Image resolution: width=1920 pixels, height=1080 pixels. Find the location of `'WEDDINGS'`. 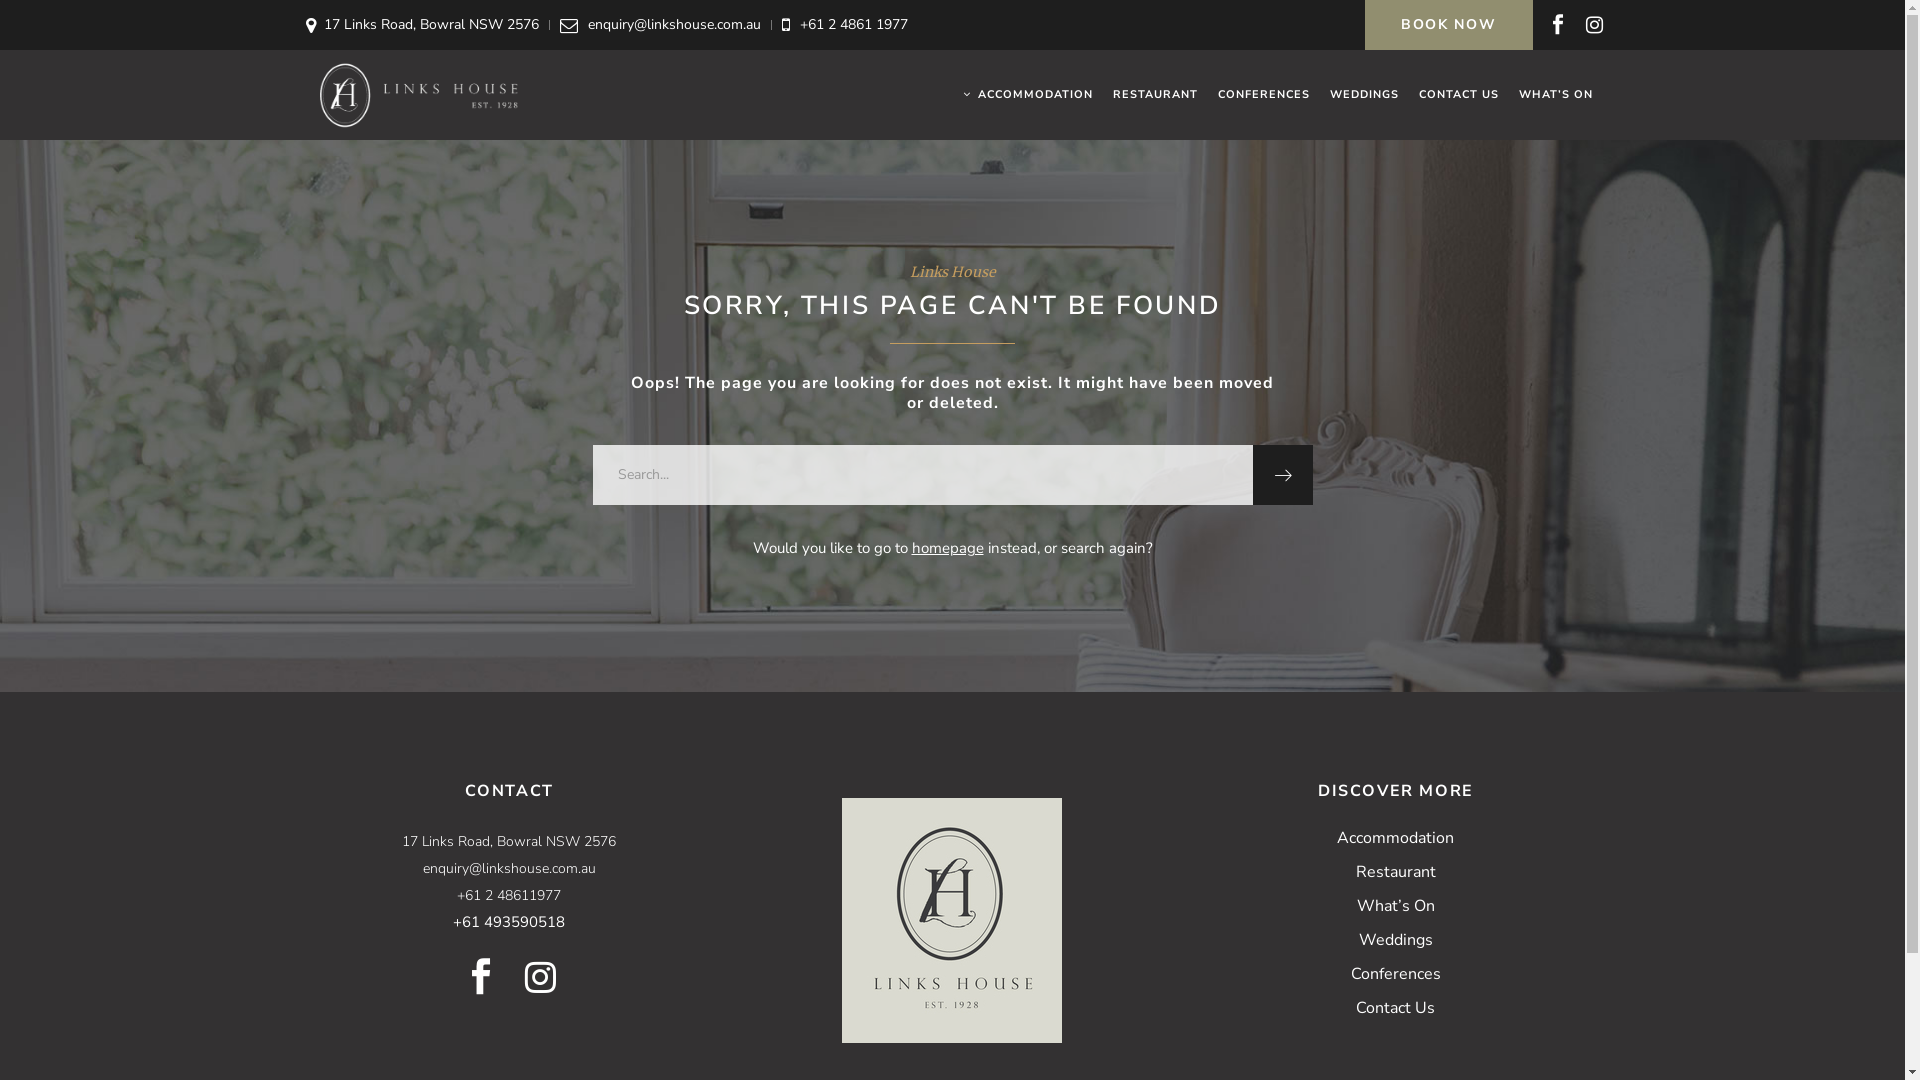

'WEDDINGS' is located at coordinates (1363, 95).